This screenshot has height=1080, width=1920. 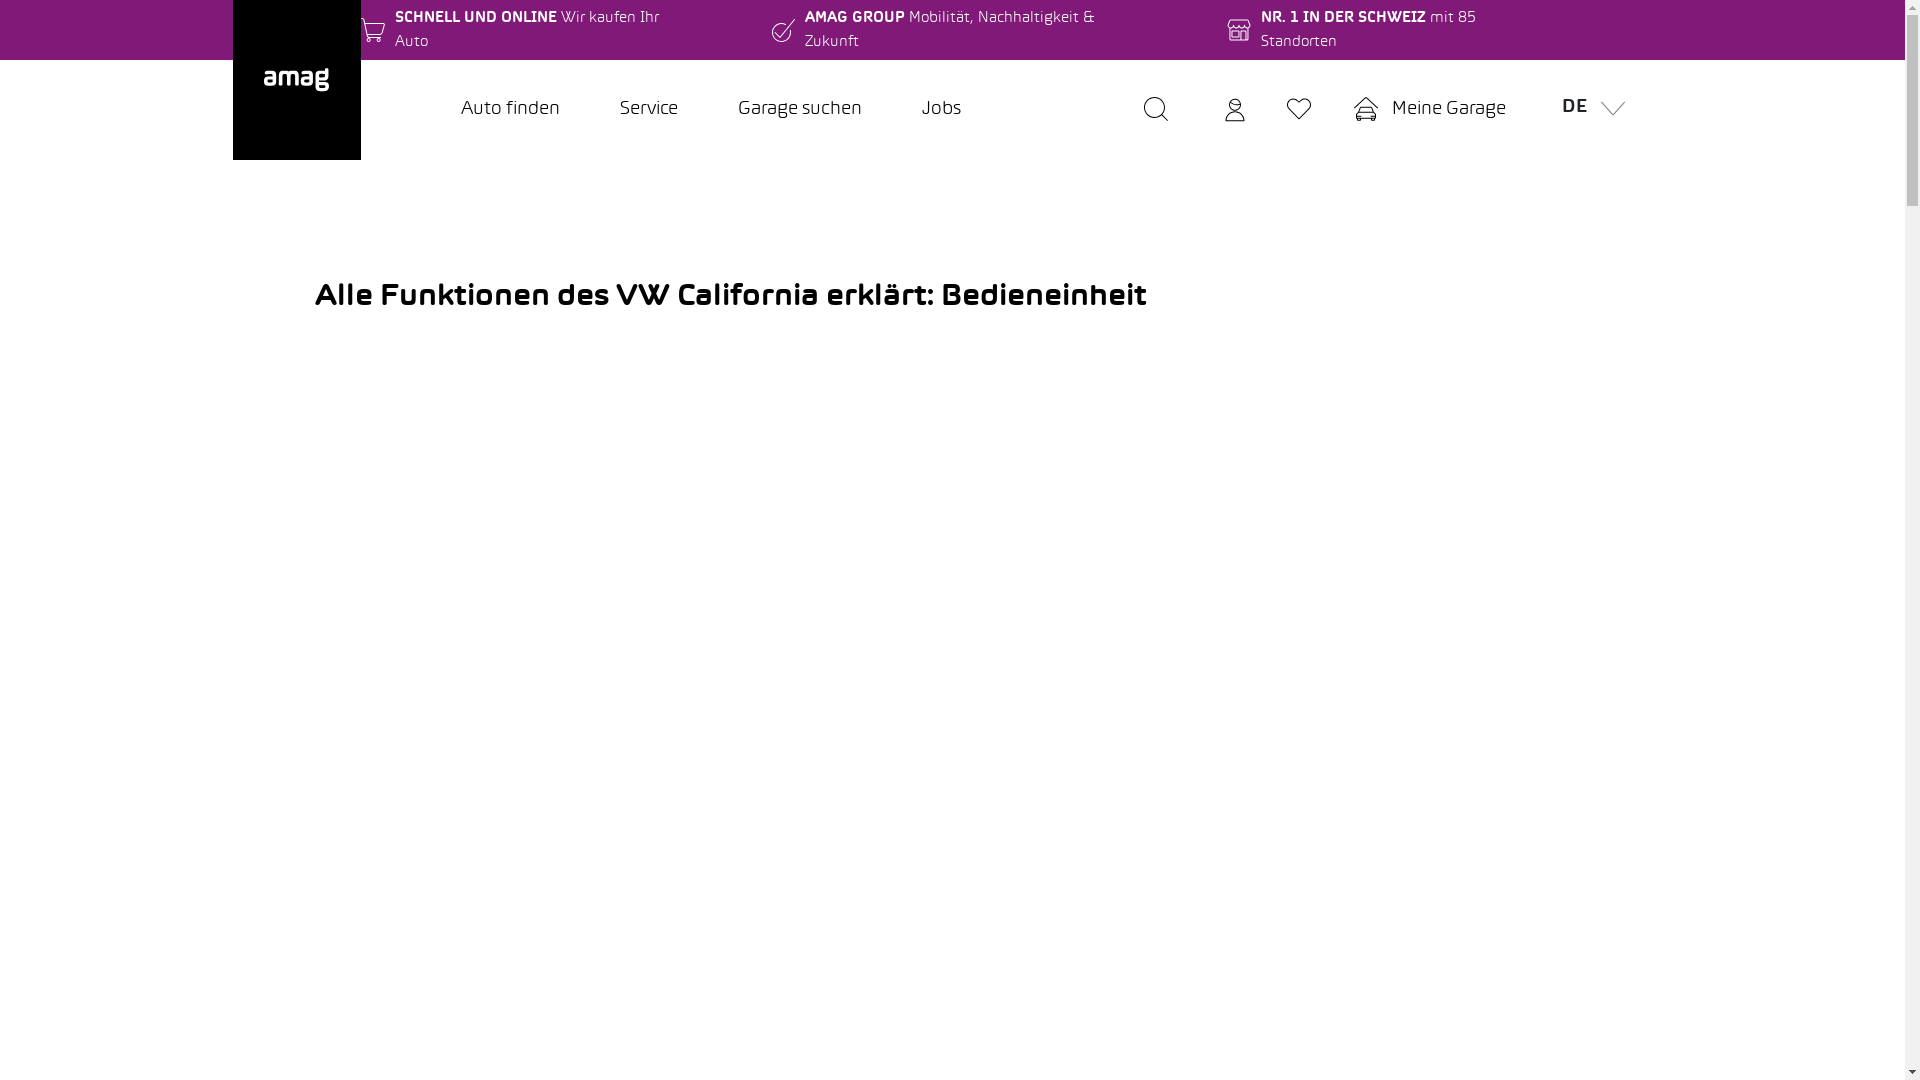 I want to click on 'DE', so click(x=1586, y=110).